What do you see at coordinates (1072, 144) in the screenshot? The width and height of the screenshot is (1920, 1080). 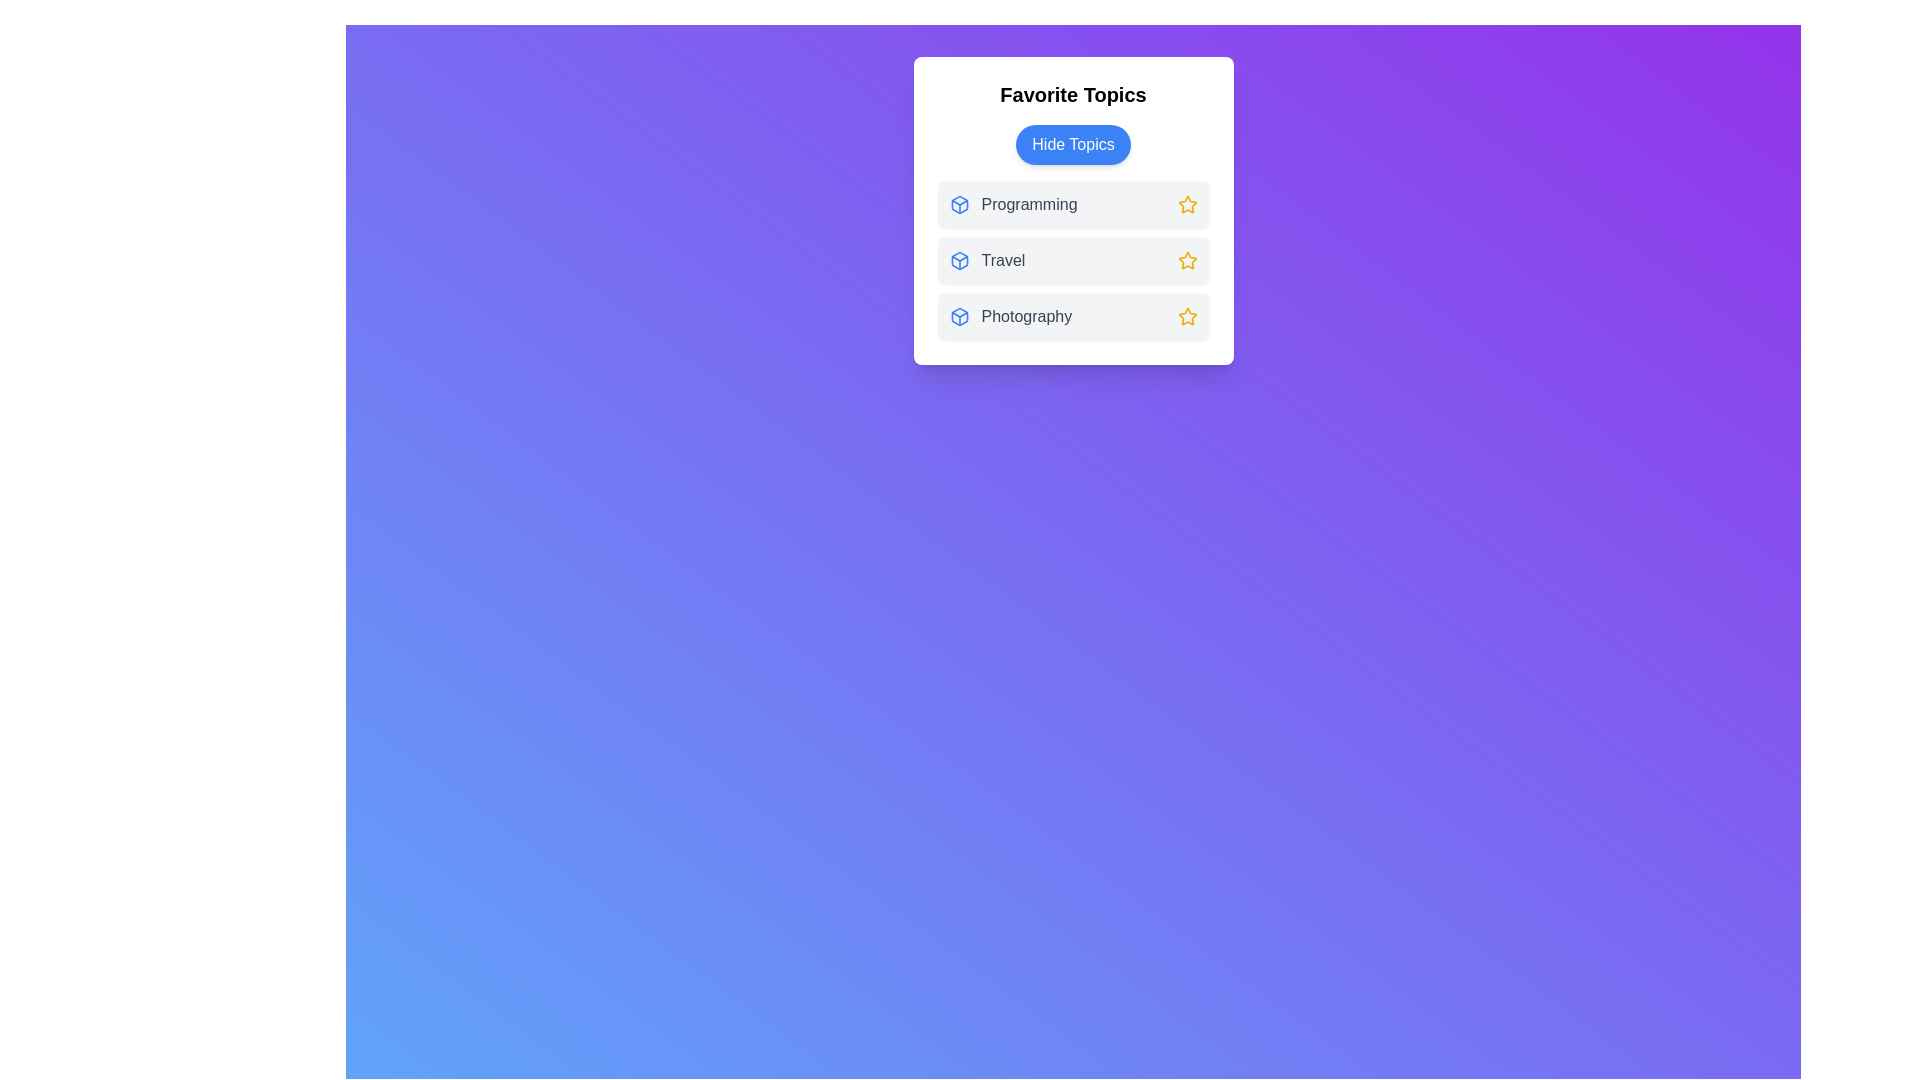 I see `the button located below the title 'Favorite Topics' to hide the list of topics displayed below it` at bounding box center [1072, 144].